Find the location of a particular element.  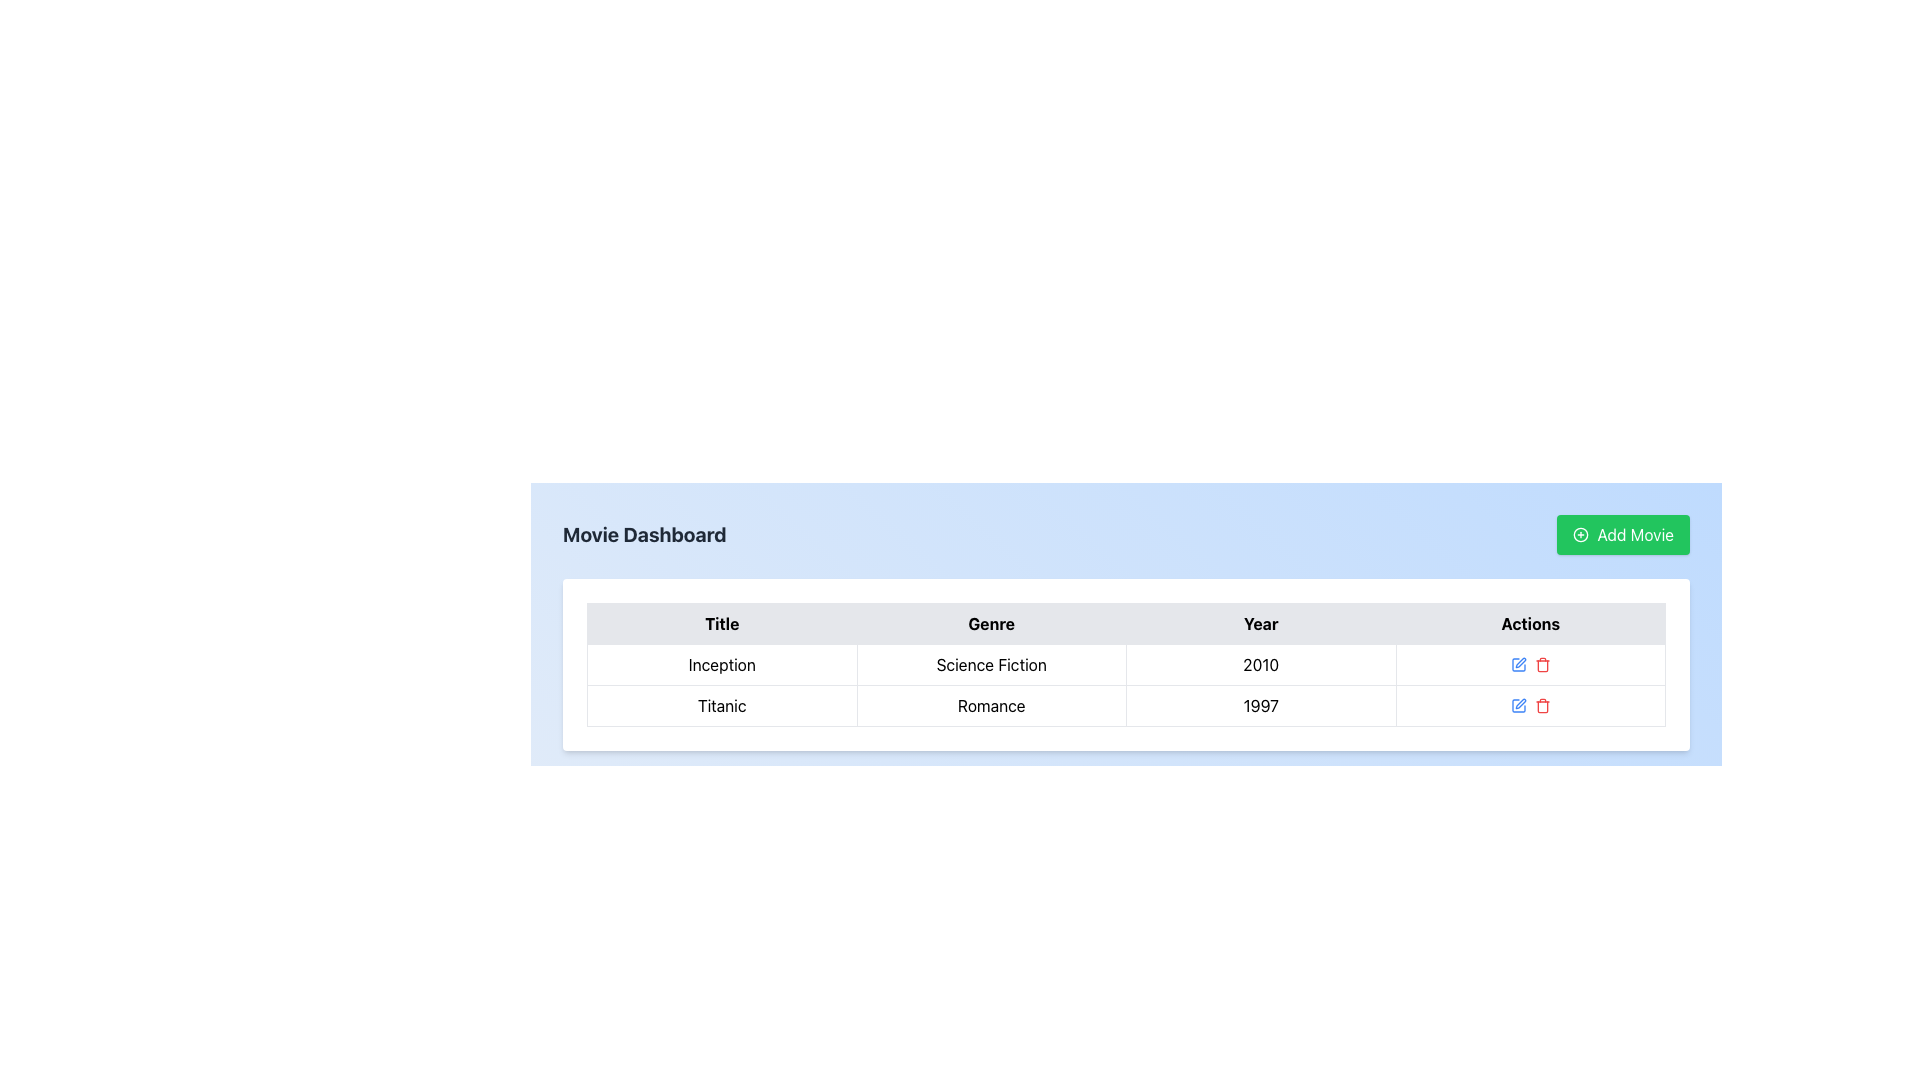

the delete button icon in the 'Actions' column of the table for the movie 'Titanic' is located at coordinates (1541, 666).